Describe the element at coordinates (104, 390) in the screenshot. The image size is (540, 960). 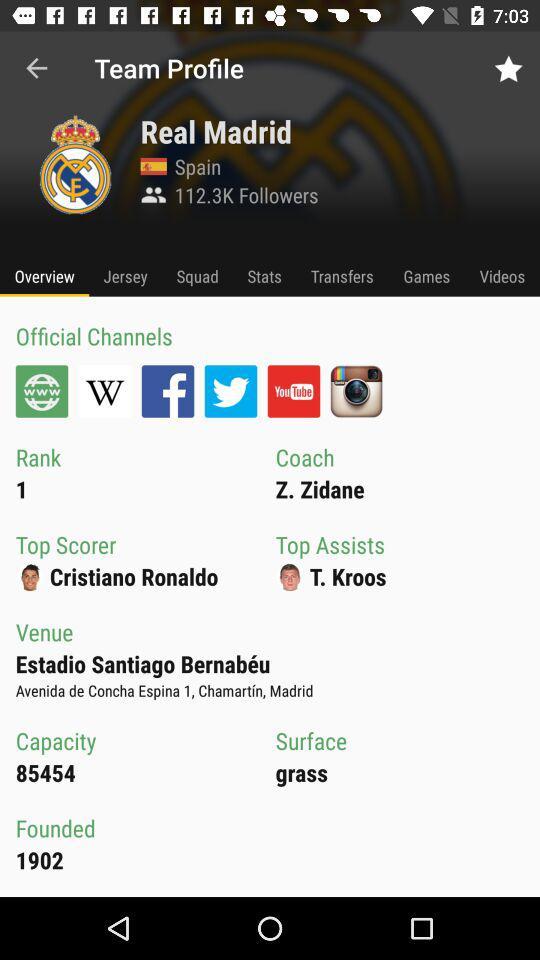
I see `wikipedia` at that location.